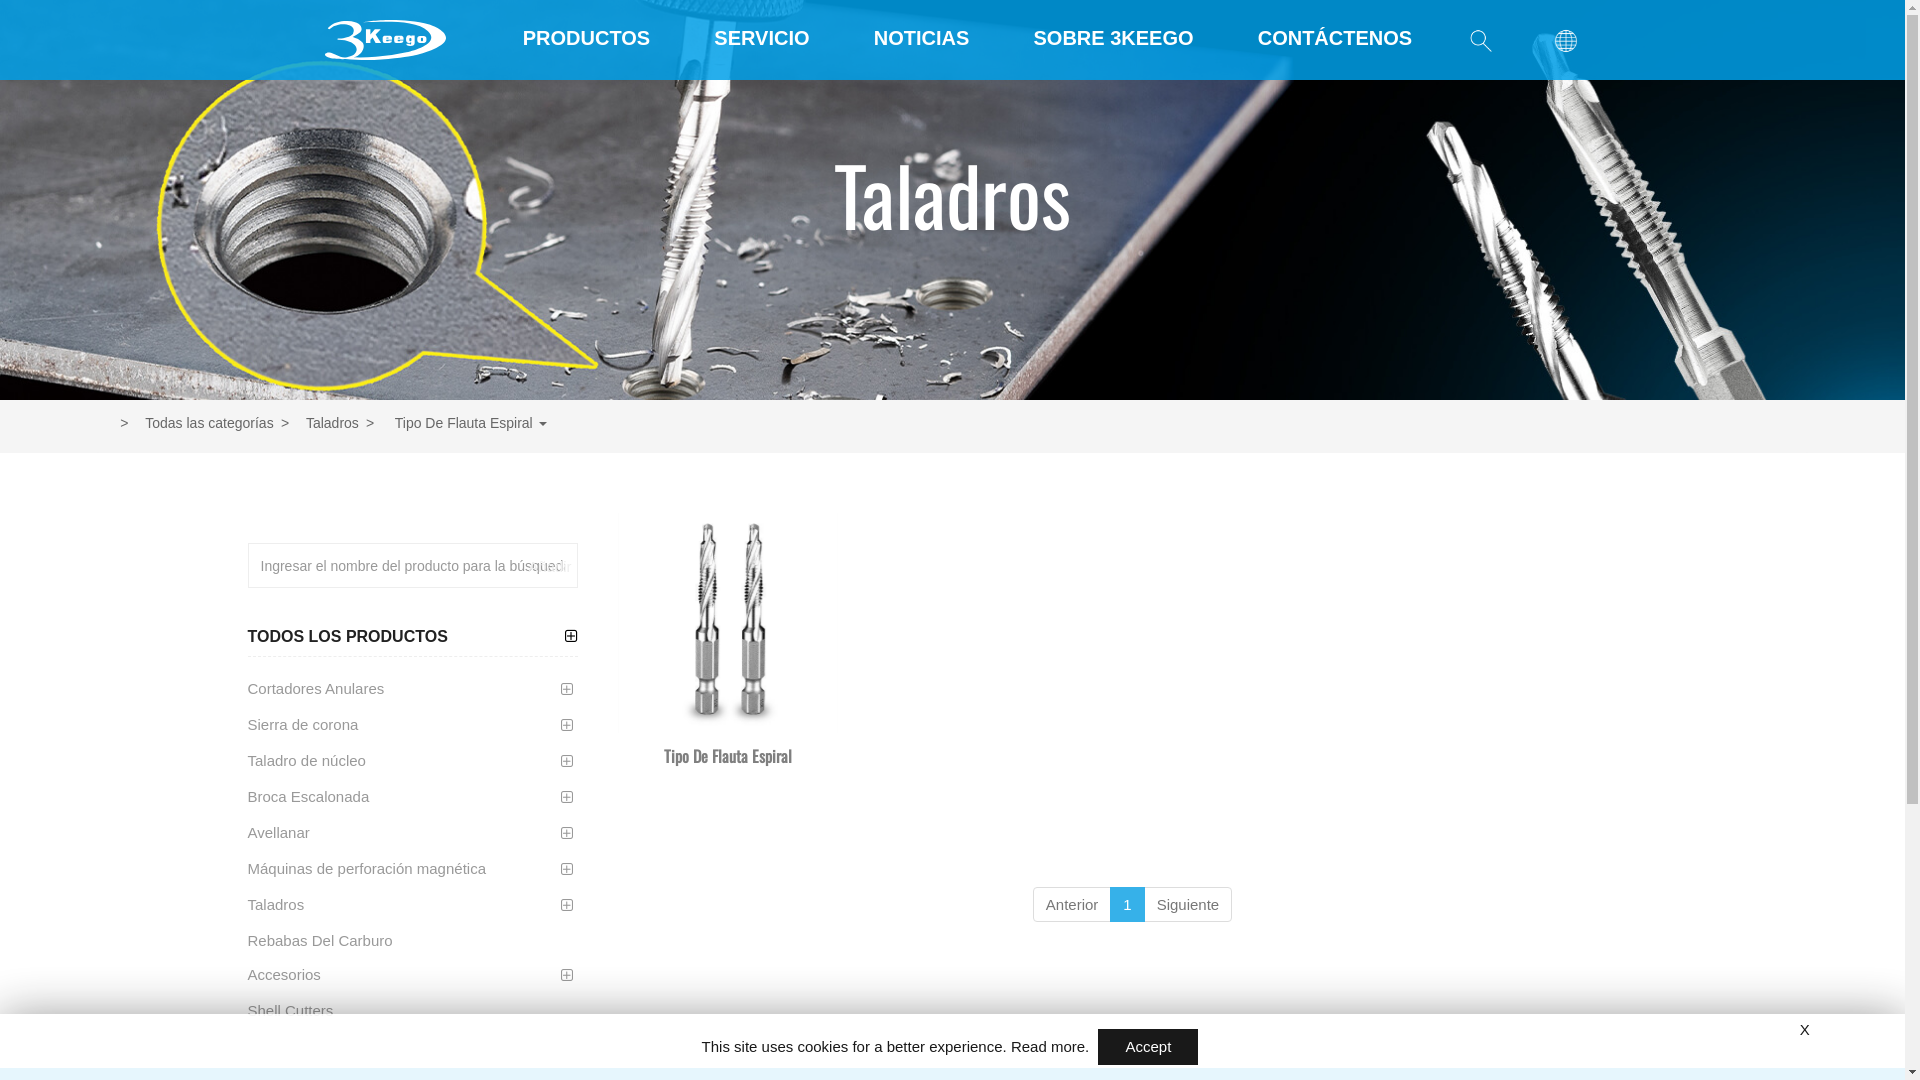  What do you see at coordinates (920, 38) in the screenshot?
I see `'NOTICIAS'` at bounding box center [920, 38].